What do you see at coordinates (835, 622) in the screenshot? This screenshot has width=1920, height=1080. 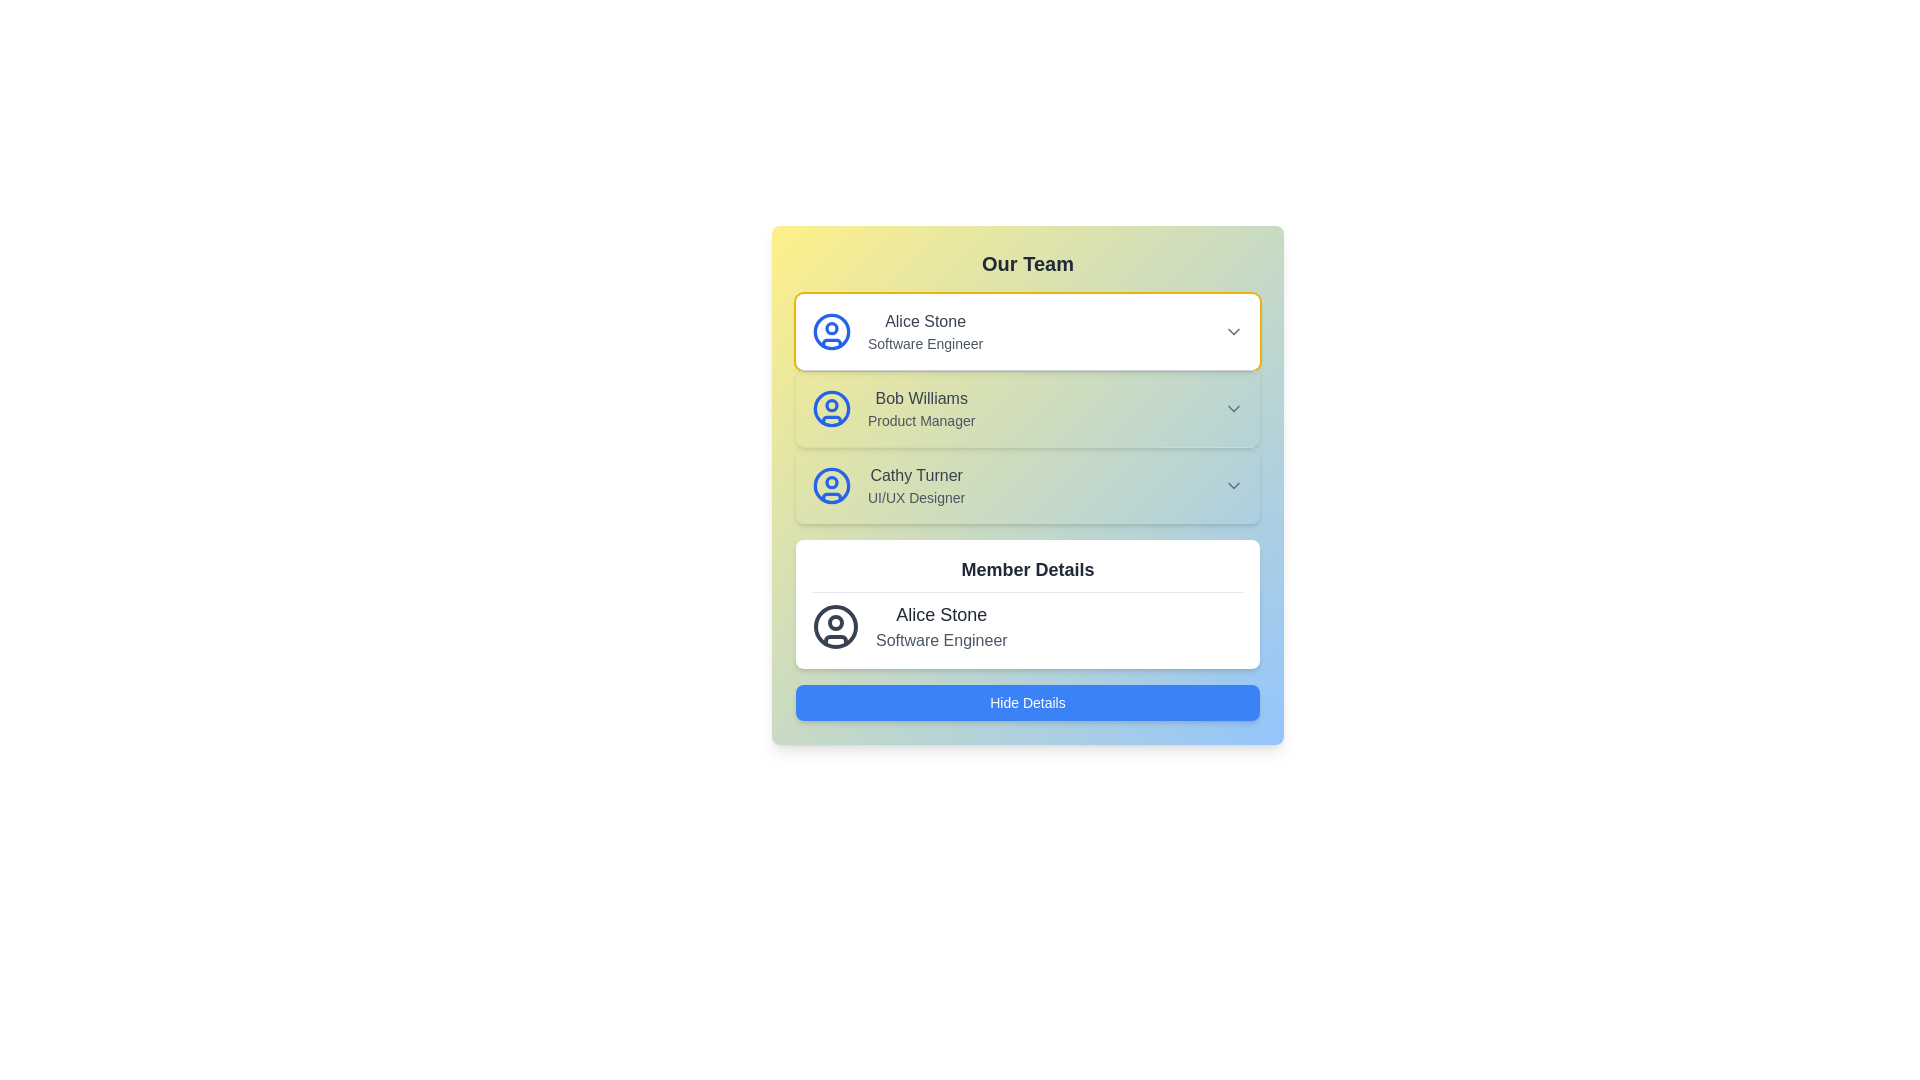 I see `the small circle located at the top-center of the user profile icon, which symbolizes a specific part of the user identity or role` at bounding box center [835, 622].